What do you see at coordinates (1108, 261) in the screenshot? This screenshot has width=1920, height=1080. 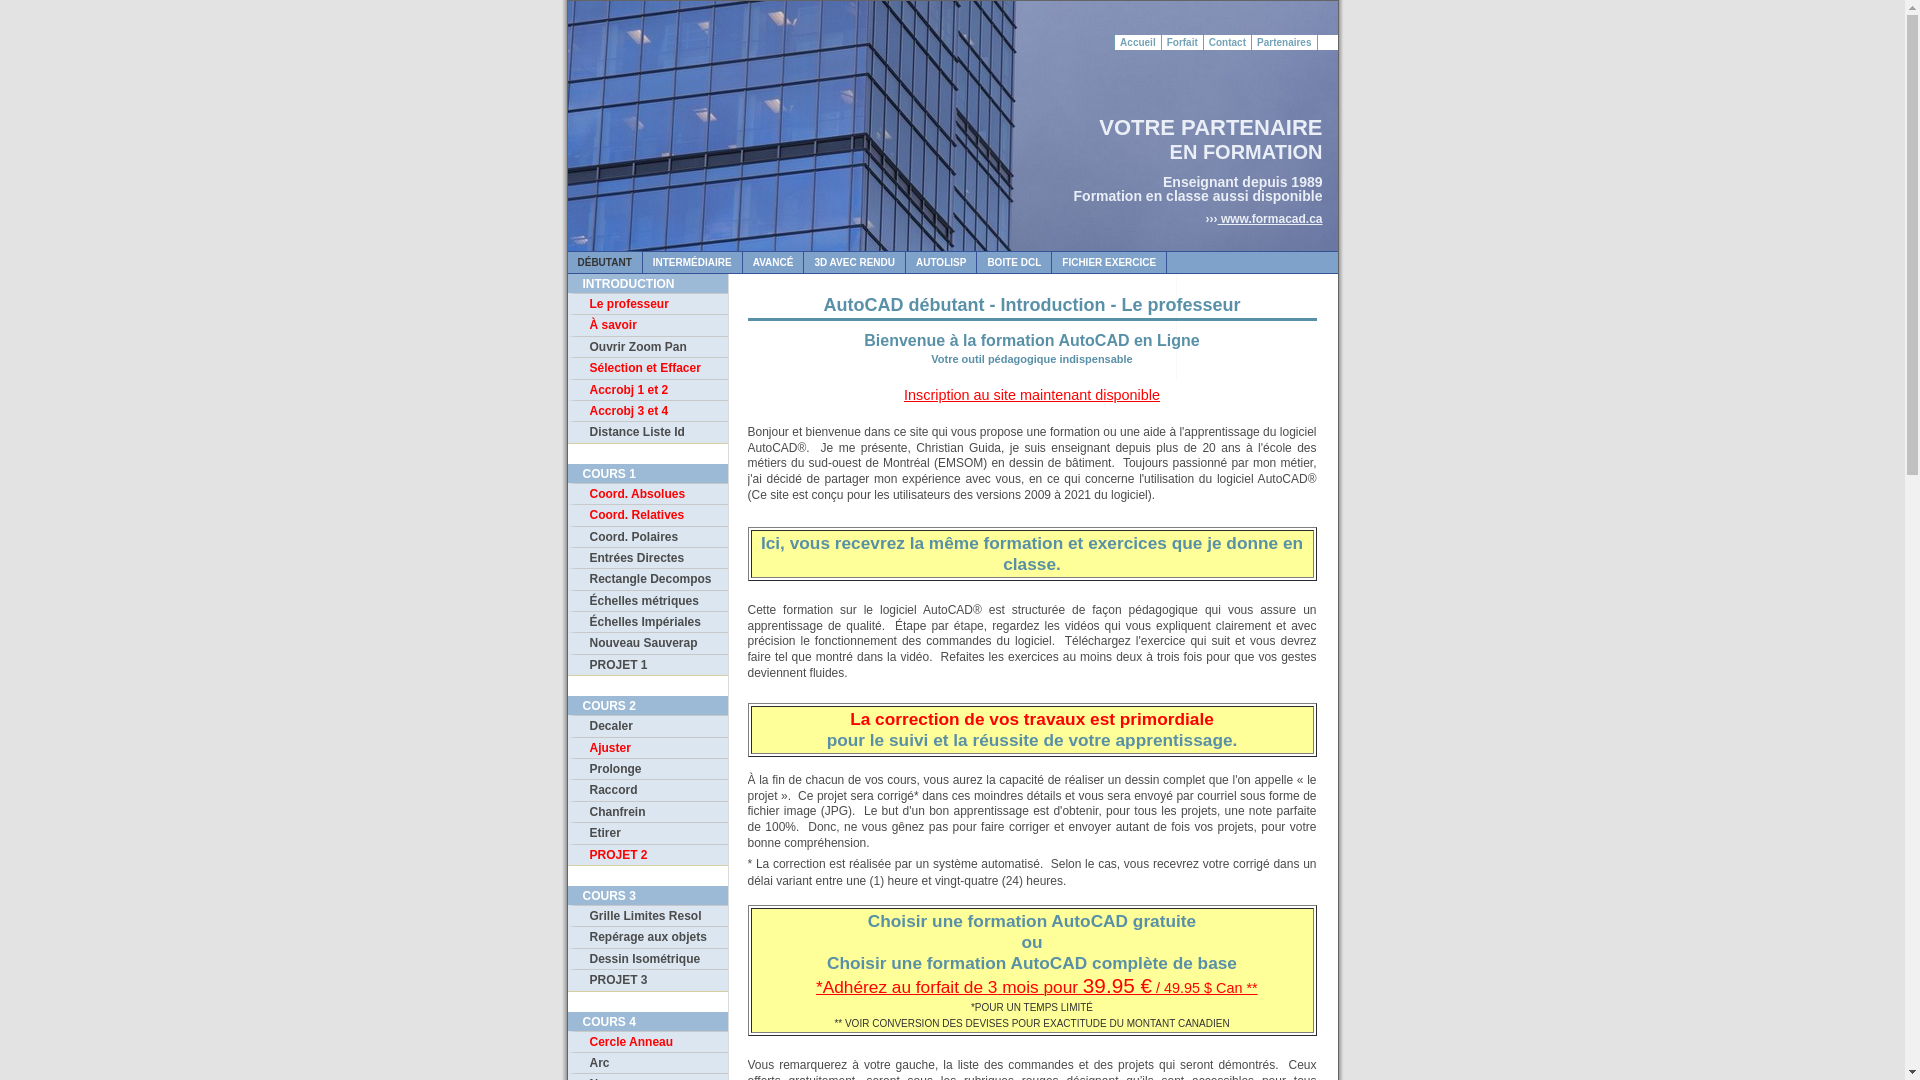 I see `'FICHIER EXERCICE'` at bounding box center [1108, 261].